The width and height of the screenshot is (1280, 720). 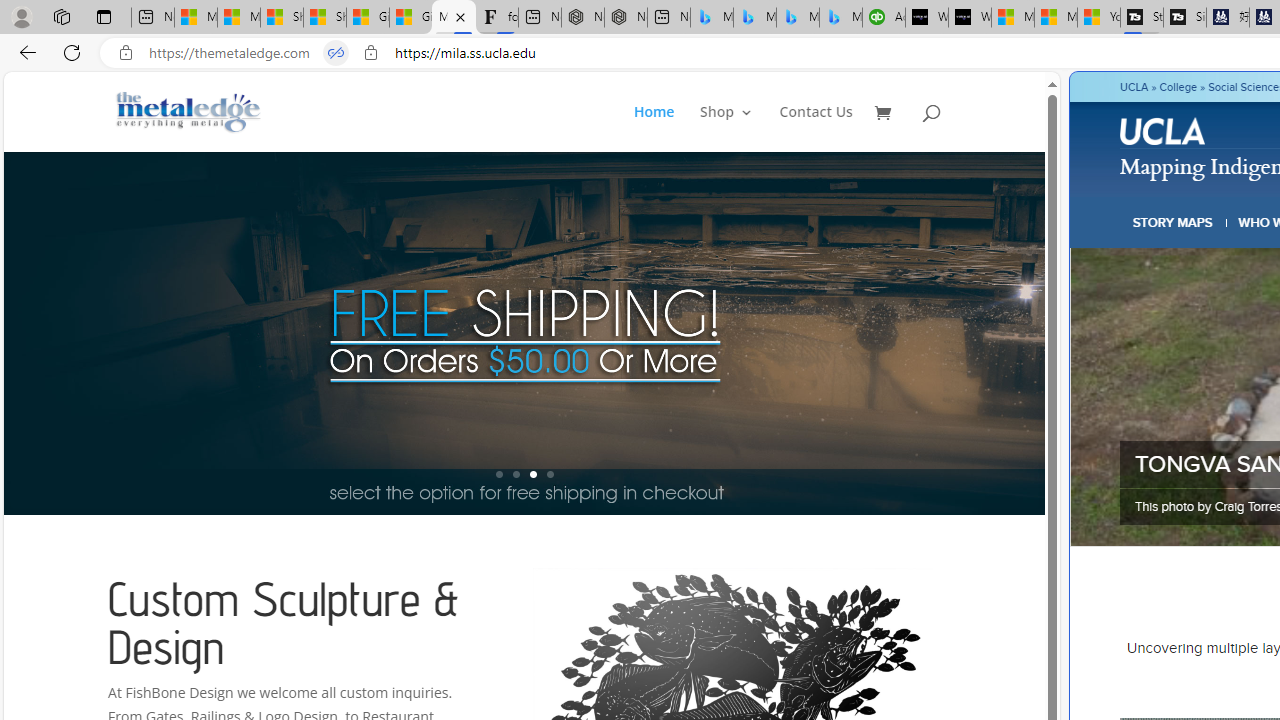 What do you see at coordinates (753, 17) in the screenshot?
I see `'Microsoft Bing Travel - Stays in Bangkok, Bangkok, Thailand'` at bounding box center [753, 17].